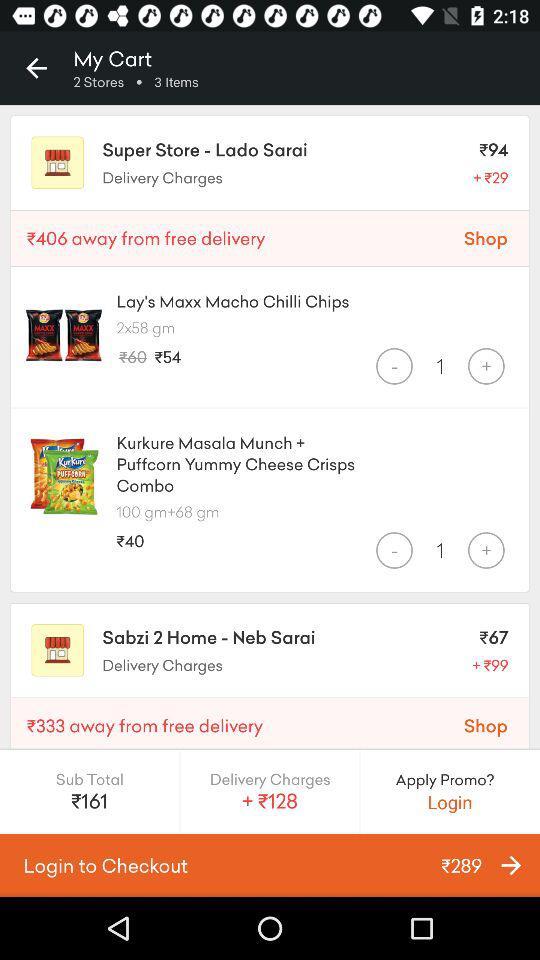 This screenshot has width=540, height=960. What do you see at coordinates (518, 864) in the screenshot?
I see `the arrow_forward icon` at bounding box center [518, 864].